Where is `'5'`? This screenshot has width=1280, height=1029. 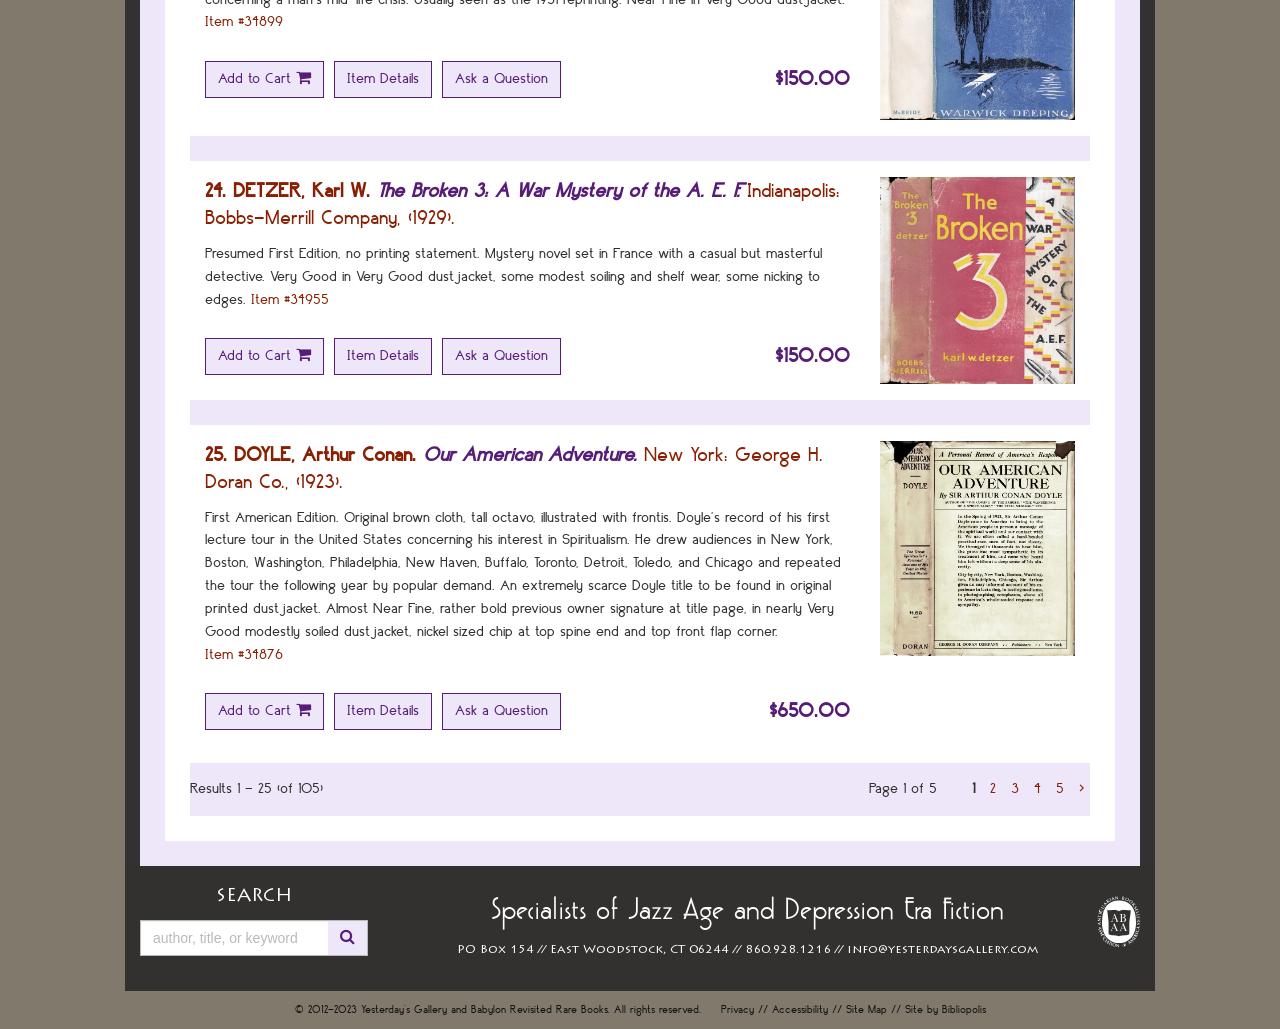
'5' is located at coordinates (1058, 788).